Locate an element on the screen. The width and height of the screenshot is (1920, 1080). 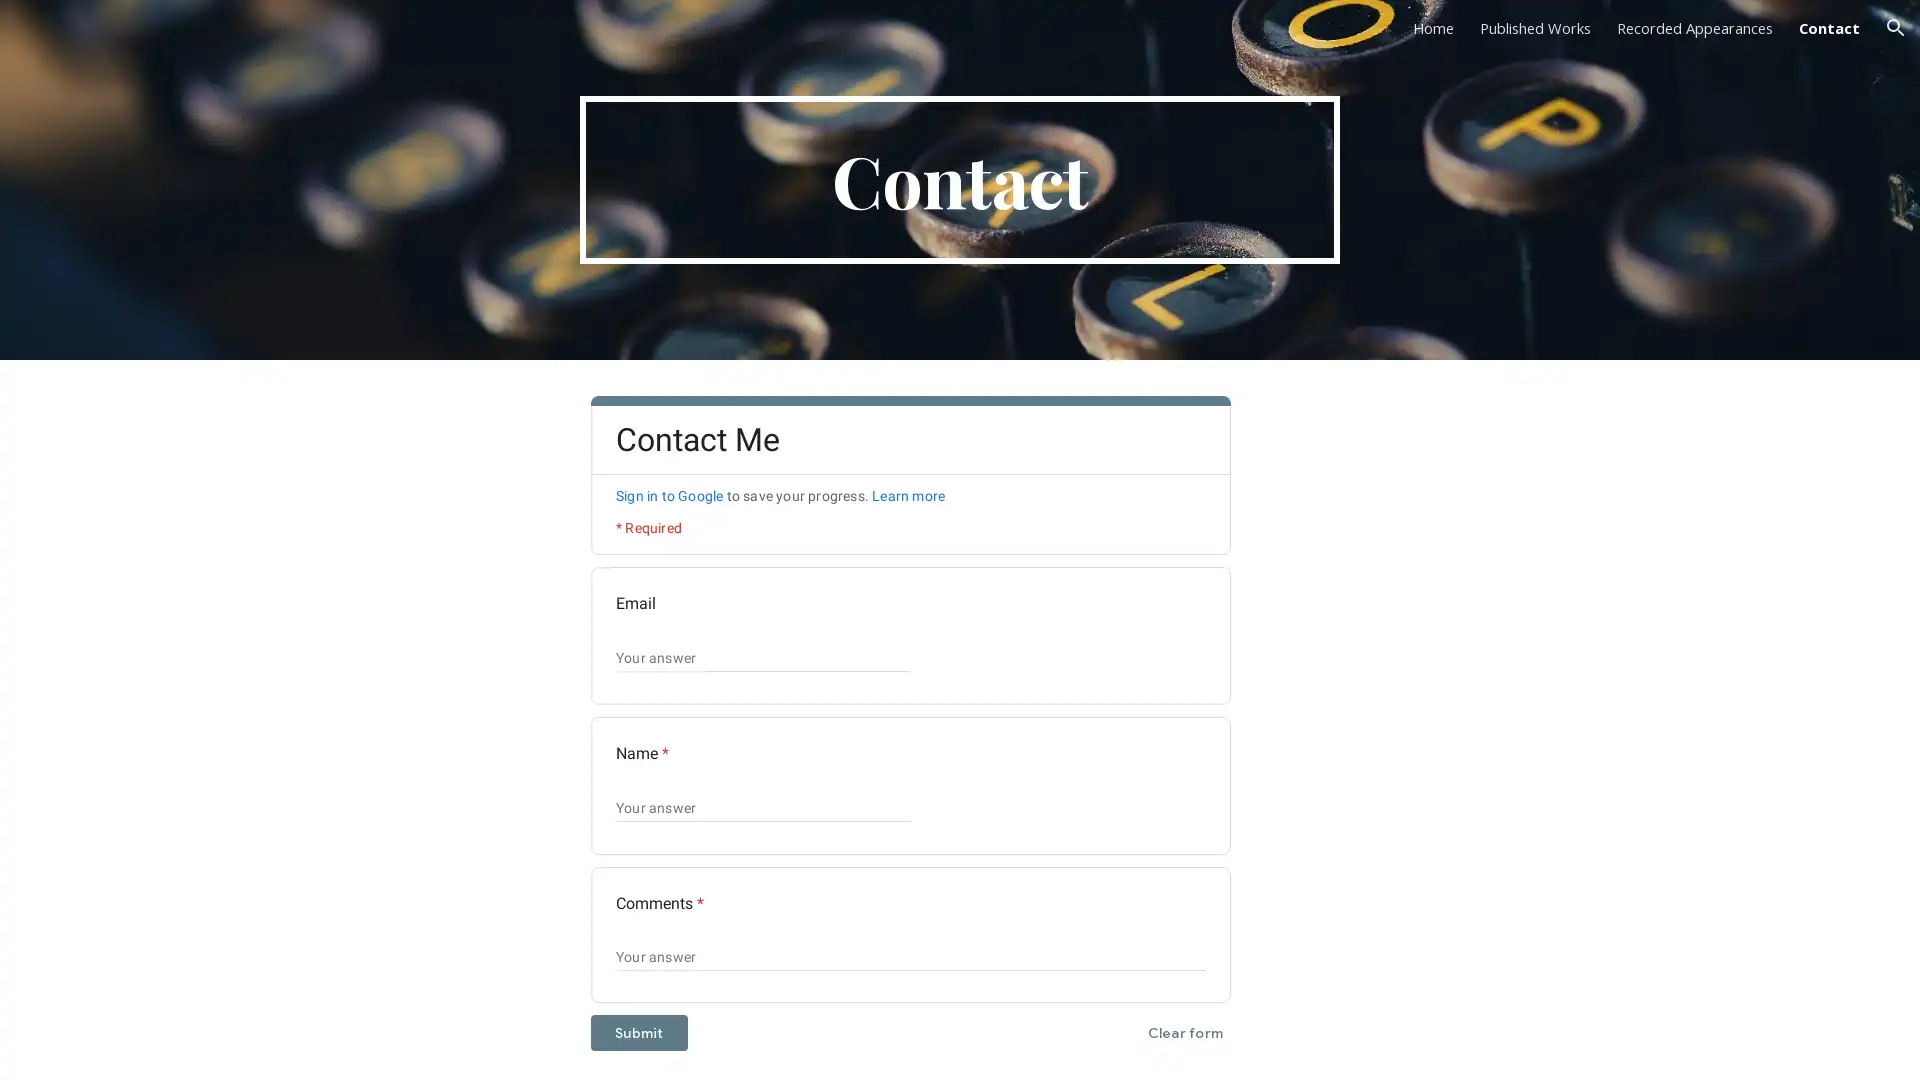
Skip to main content is located at coordinates (787, 37).